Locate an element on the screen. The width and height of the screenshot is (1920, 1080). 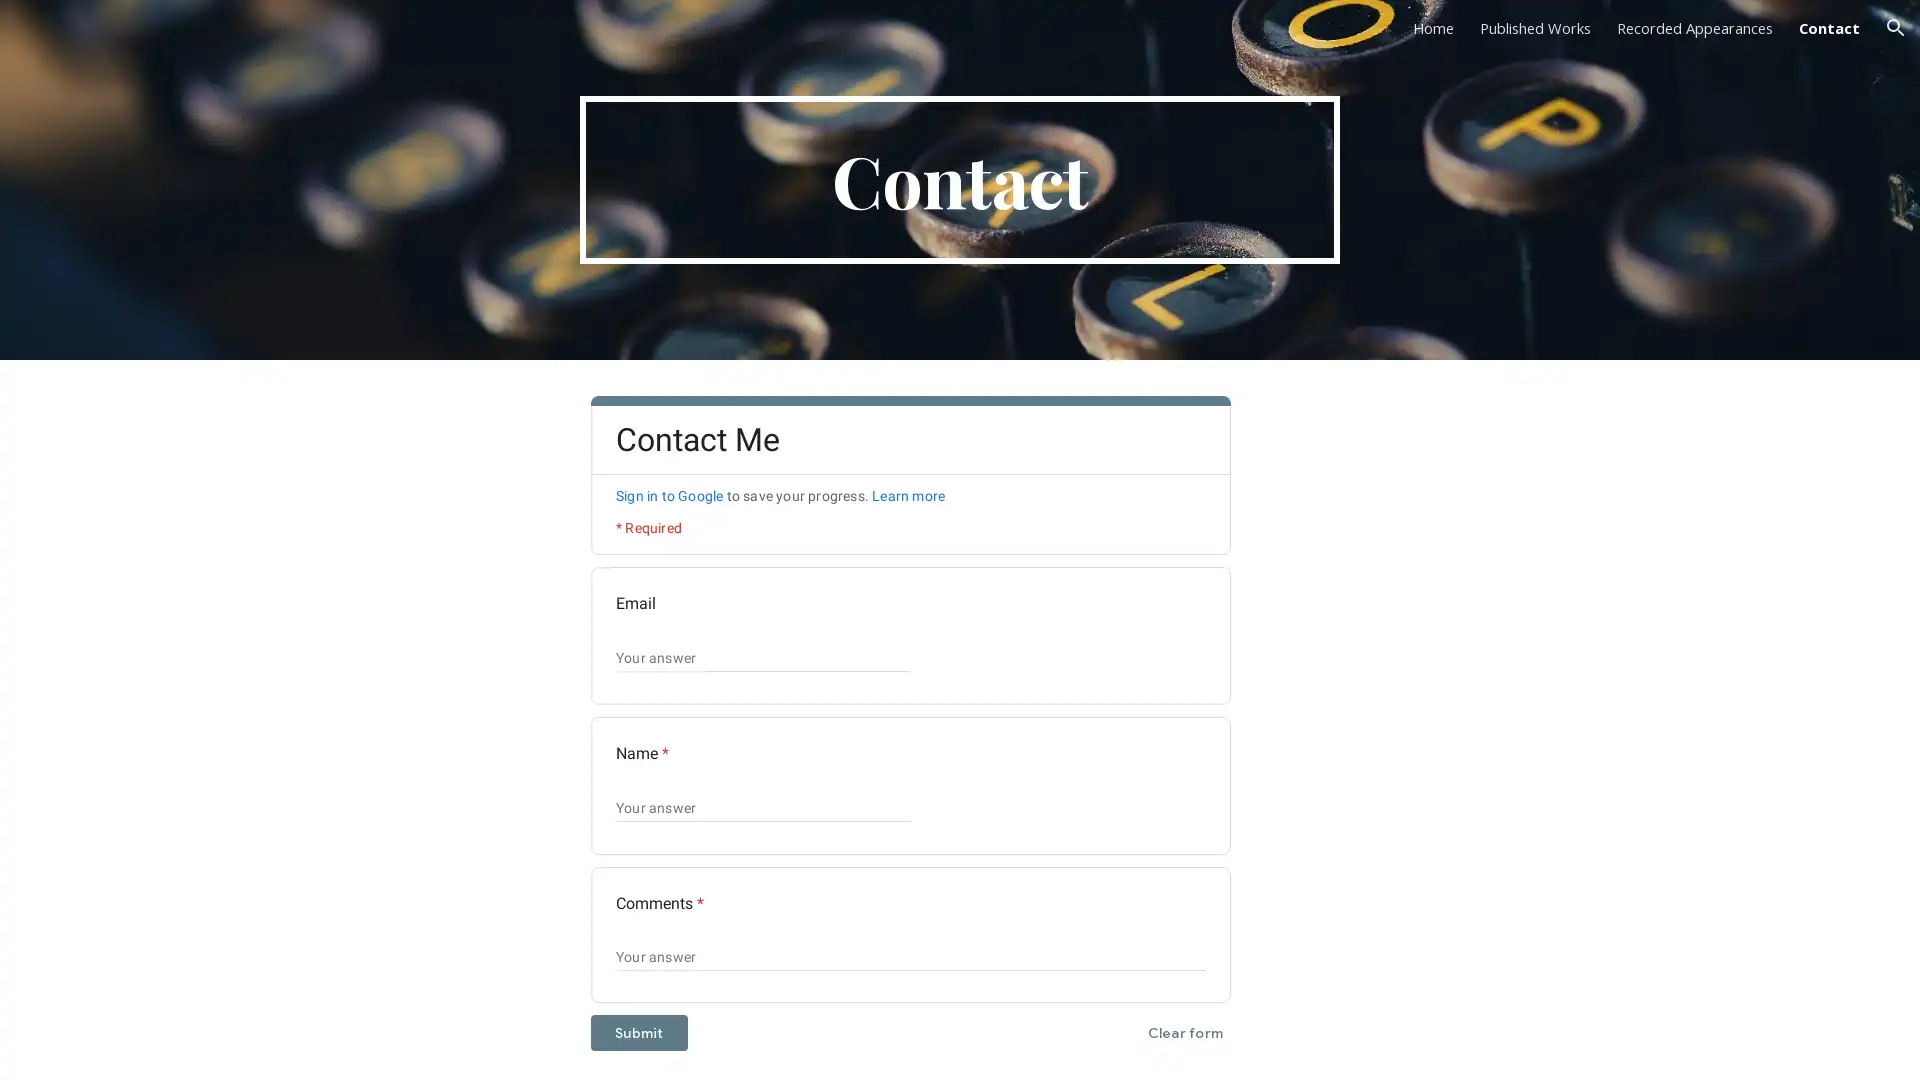
Skip to main content is located at coordinates (787, 37).